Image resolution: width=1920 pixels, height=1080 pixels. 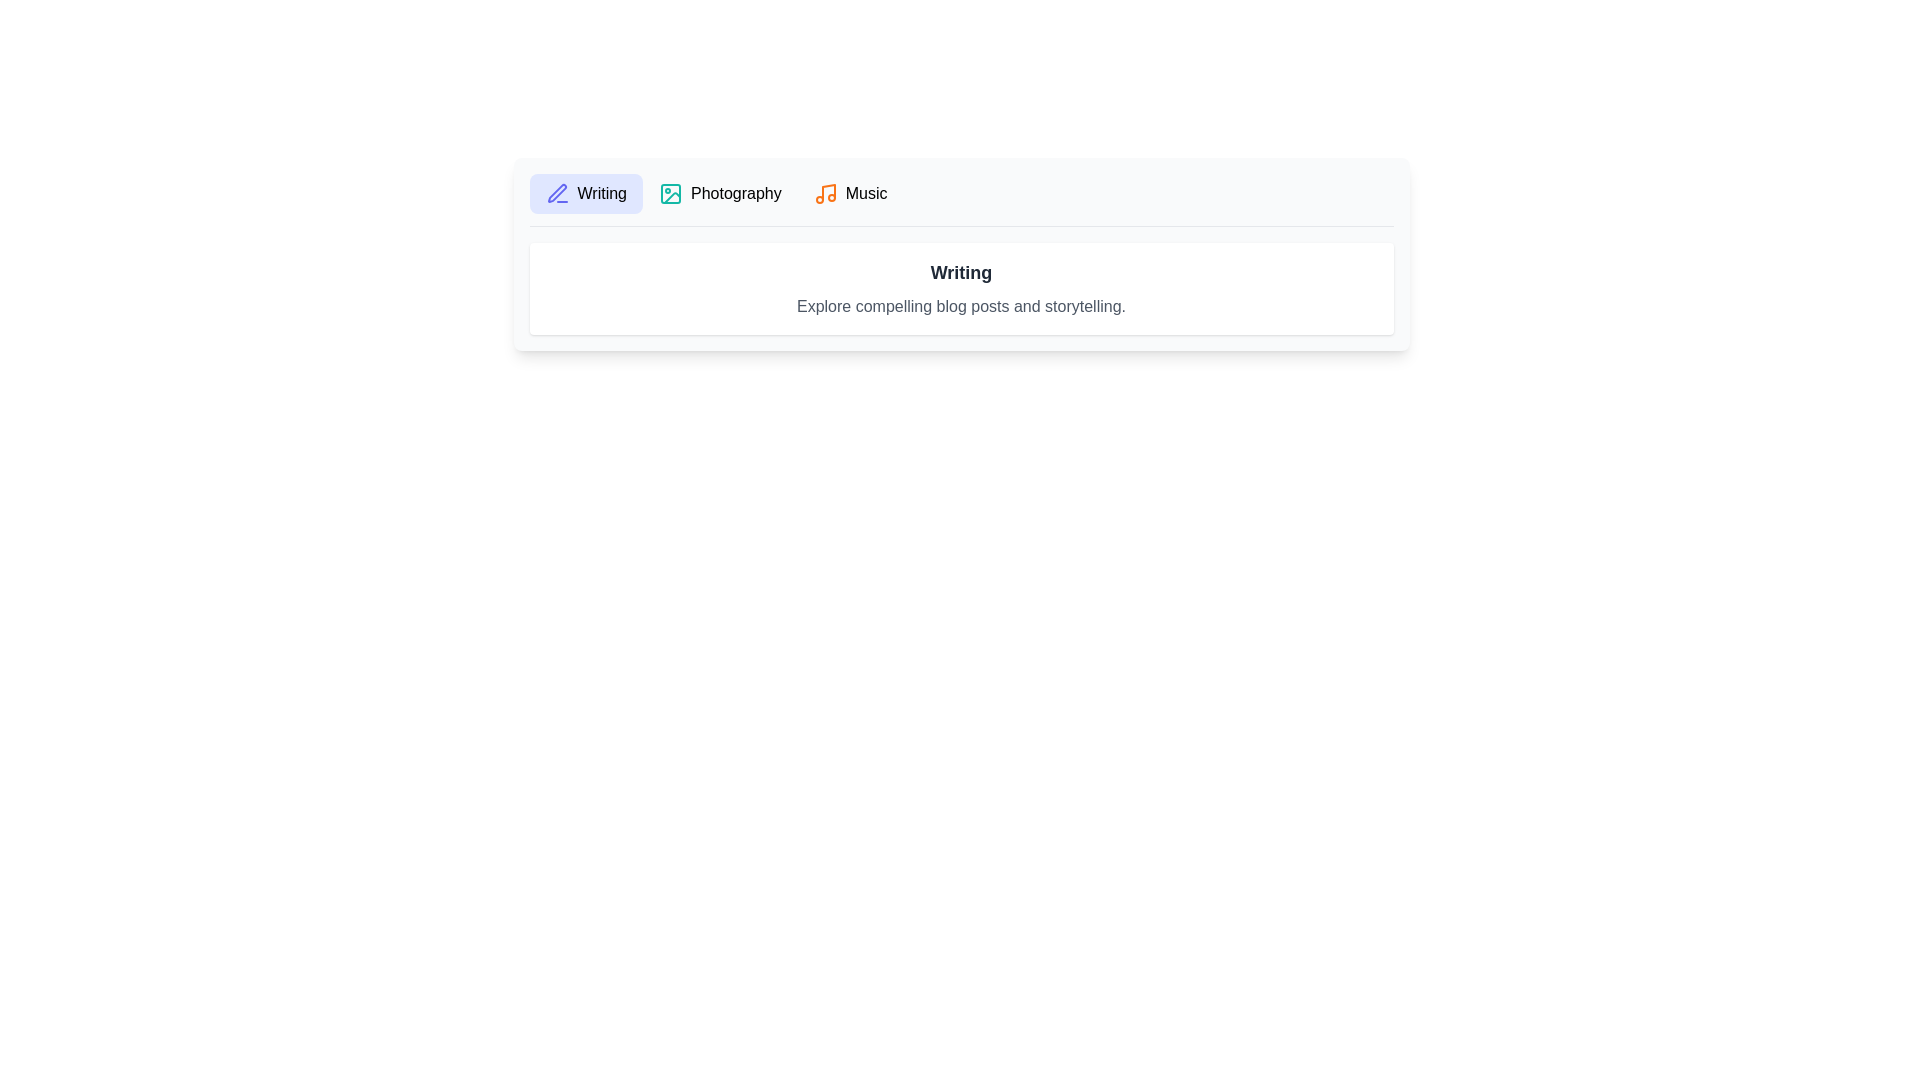 What do you see at coordinates (720, 193) in the screenshot?
I see `the tab labeled Photography` at bounding box center [720, 193].